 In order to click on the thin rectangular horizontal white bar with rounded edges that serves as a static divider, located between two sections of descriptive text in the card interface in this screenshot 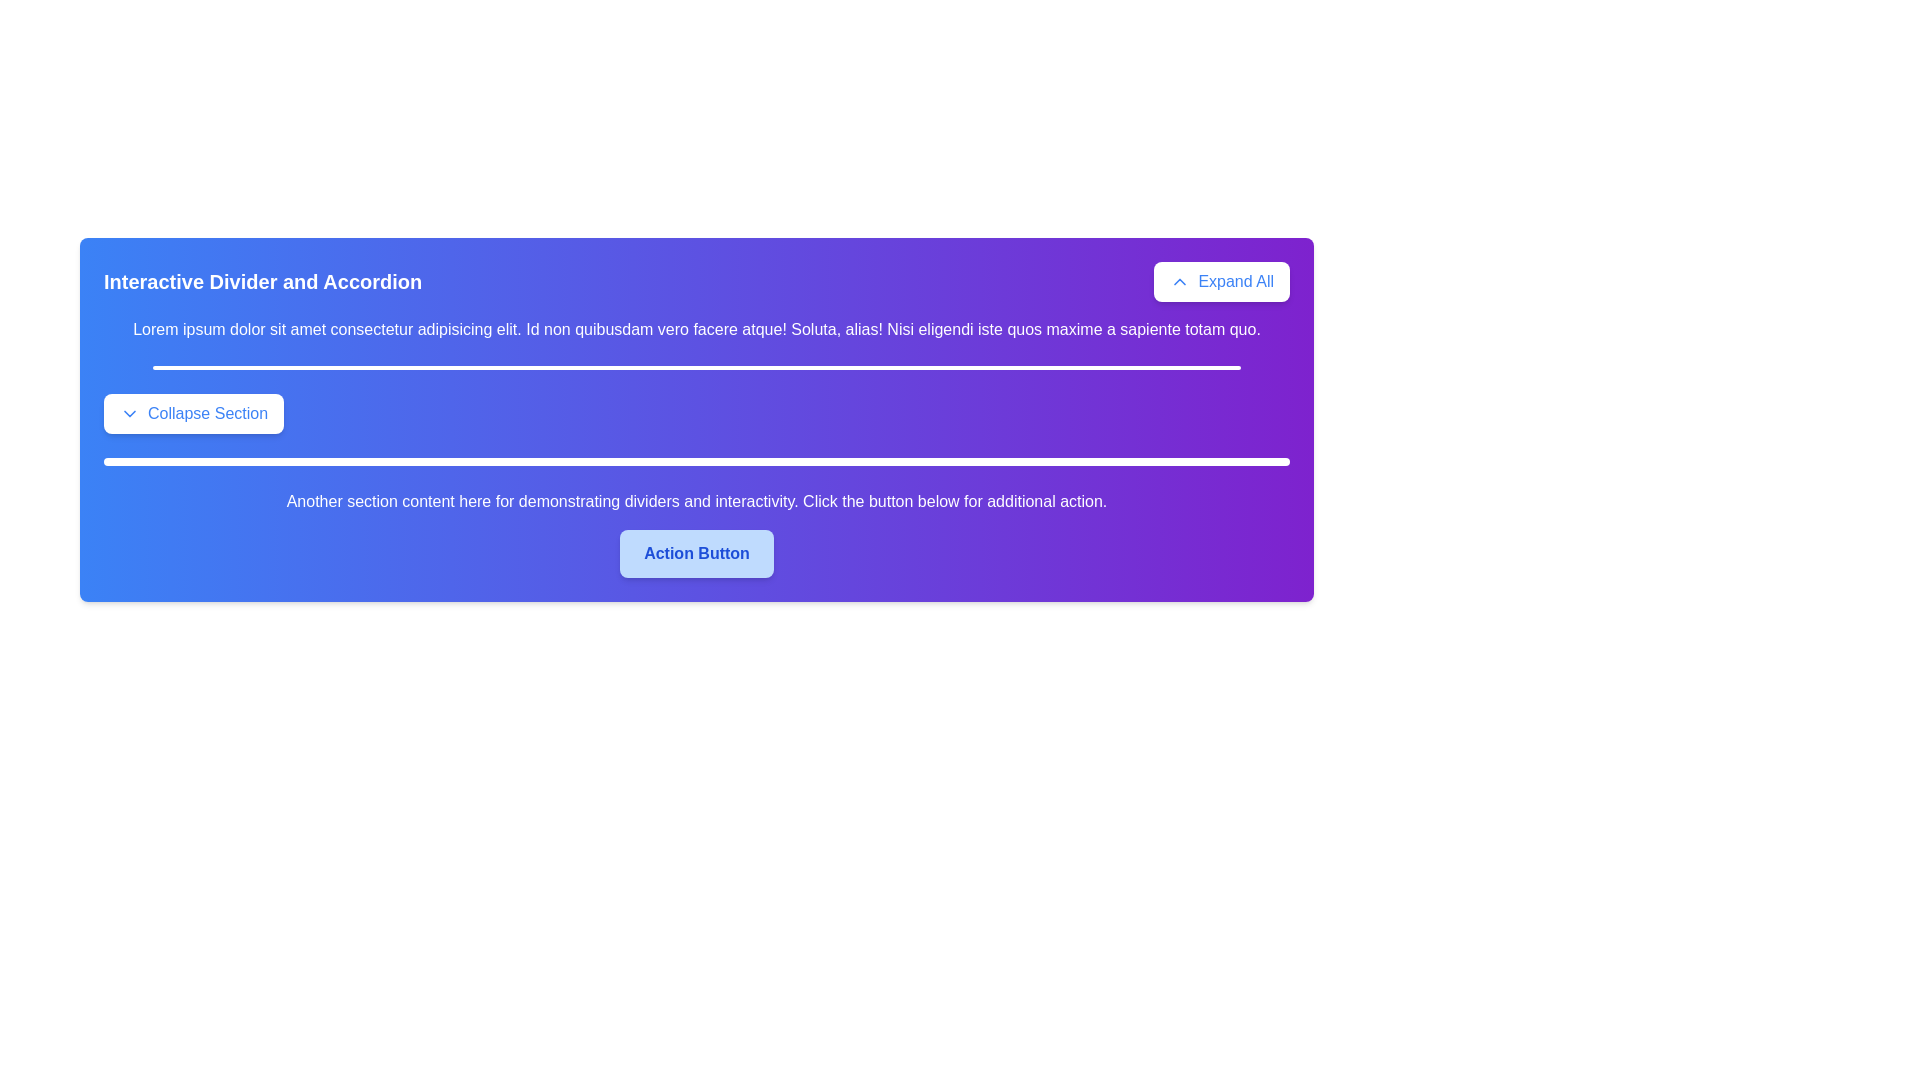, I will do `click(696, 462)`.